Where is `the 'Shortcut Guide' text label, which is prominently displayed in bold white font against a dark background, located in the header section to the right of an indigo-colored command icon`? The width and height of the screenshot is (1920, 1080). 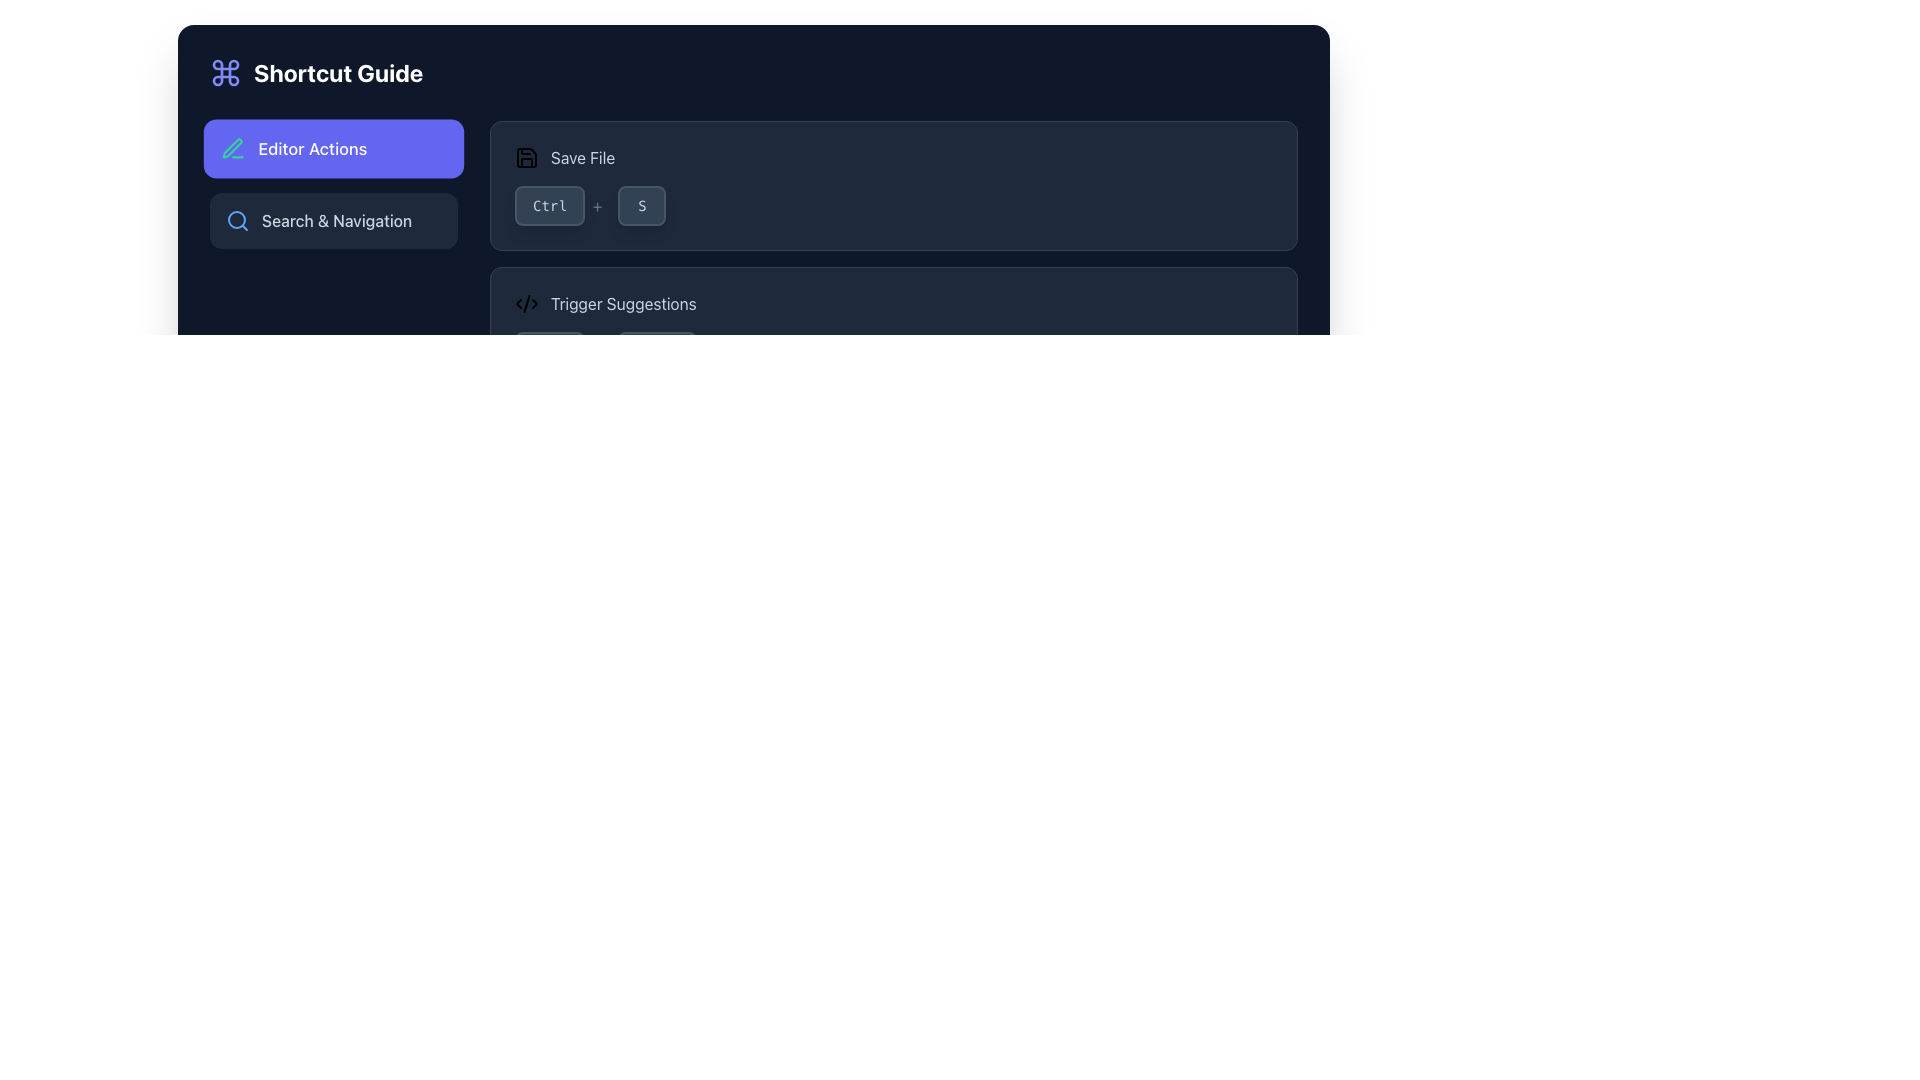 the 'Shortcut Guide' text label, which is prominently displayed in bold white font against a dark background, located in the header section to the right of an indigo-colored command icon is located at coordinates (338, 72).